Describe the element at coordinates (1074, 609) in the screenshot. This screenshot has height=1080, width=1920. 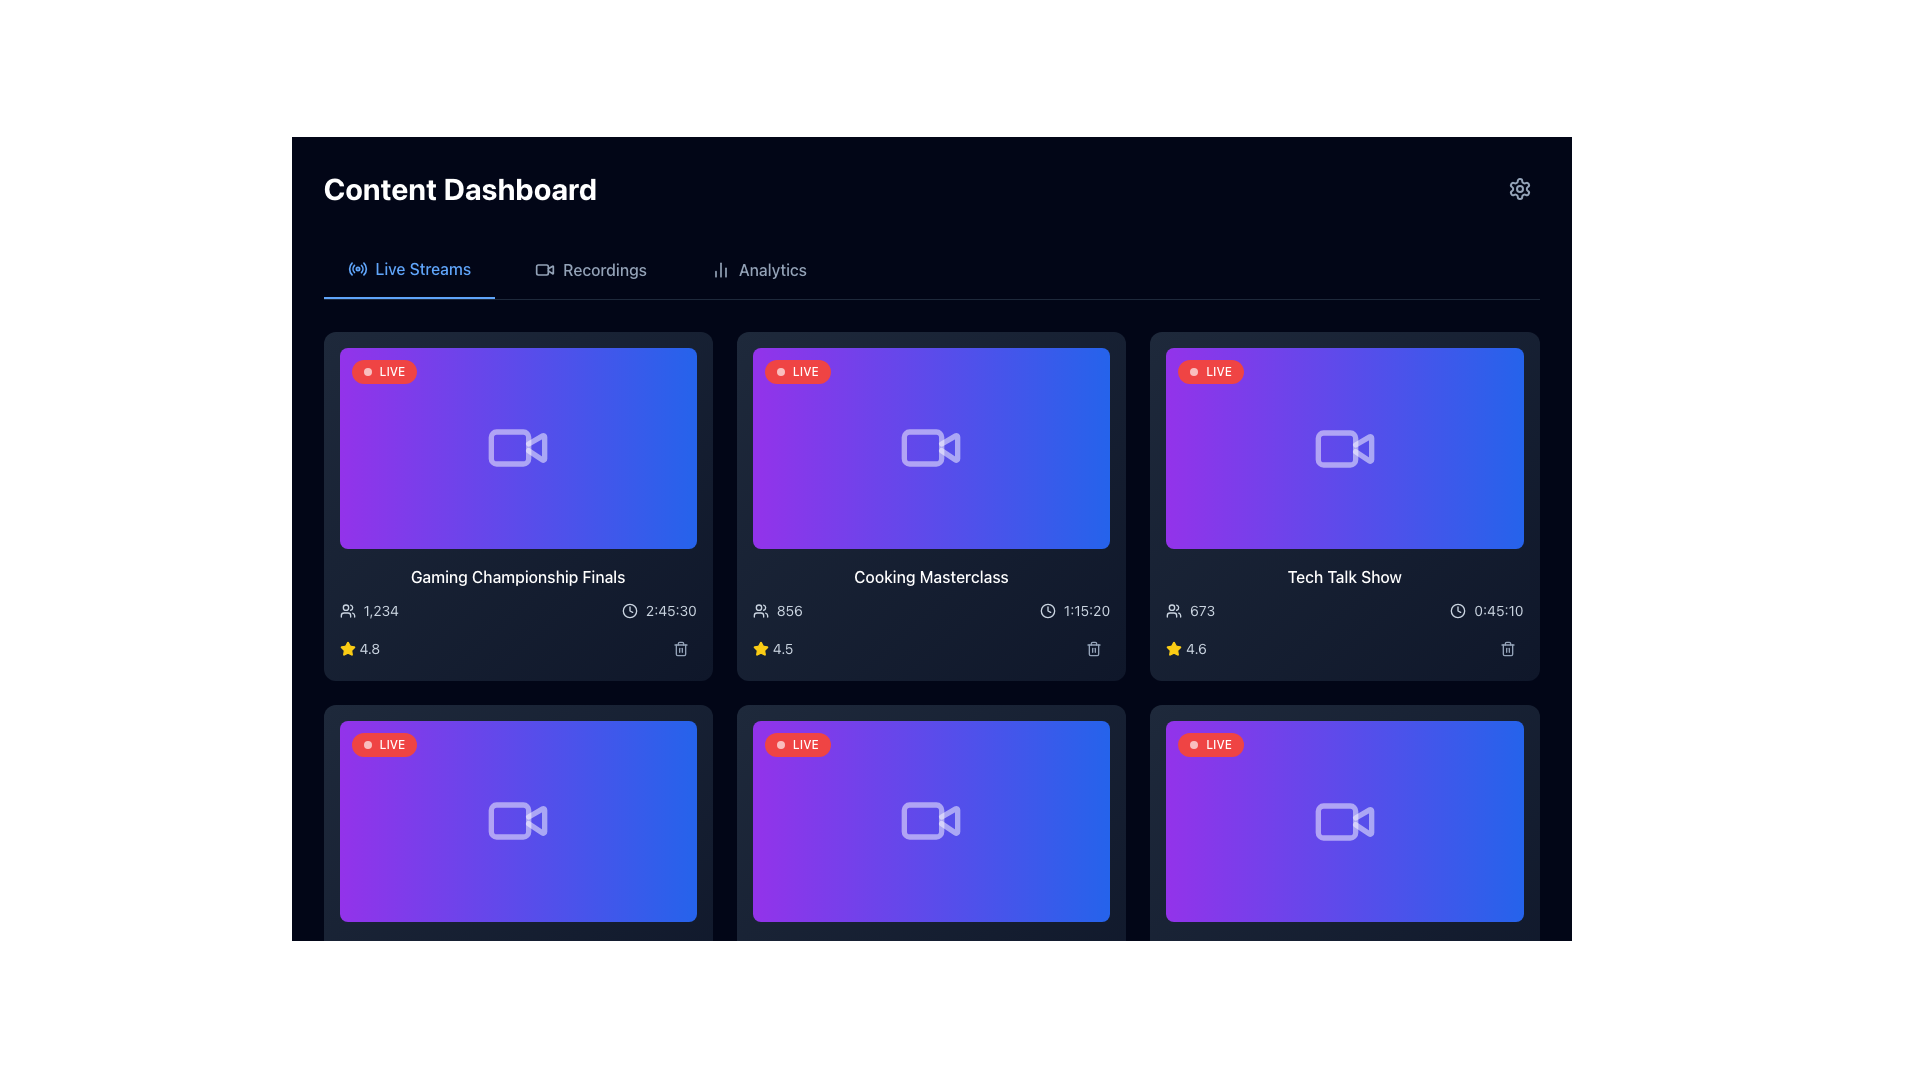
I see `time duration displayed in the text display located in the 'Cooking Masterclass' card, positioned in the top row, middle column of the grid, near the bottom-right corner` at that location.